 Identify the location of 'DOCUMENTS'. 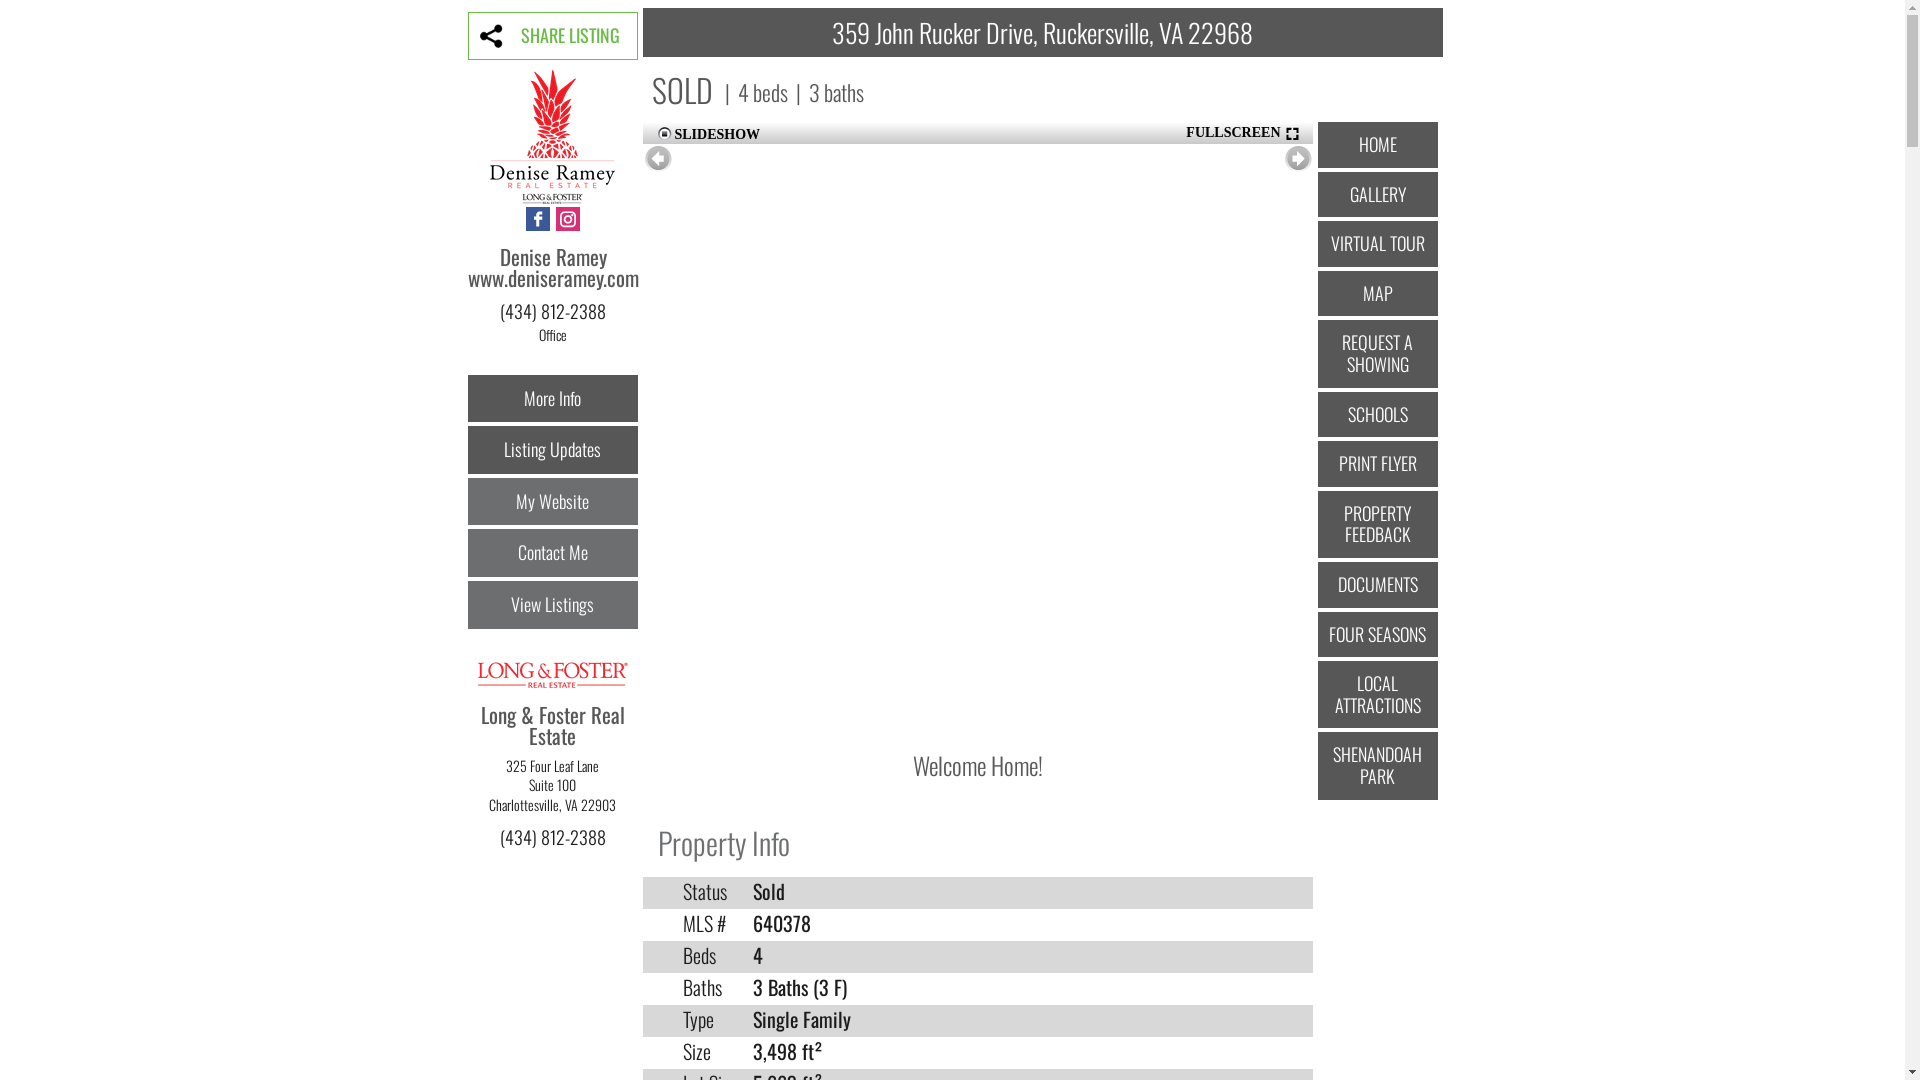
(1376, 585).